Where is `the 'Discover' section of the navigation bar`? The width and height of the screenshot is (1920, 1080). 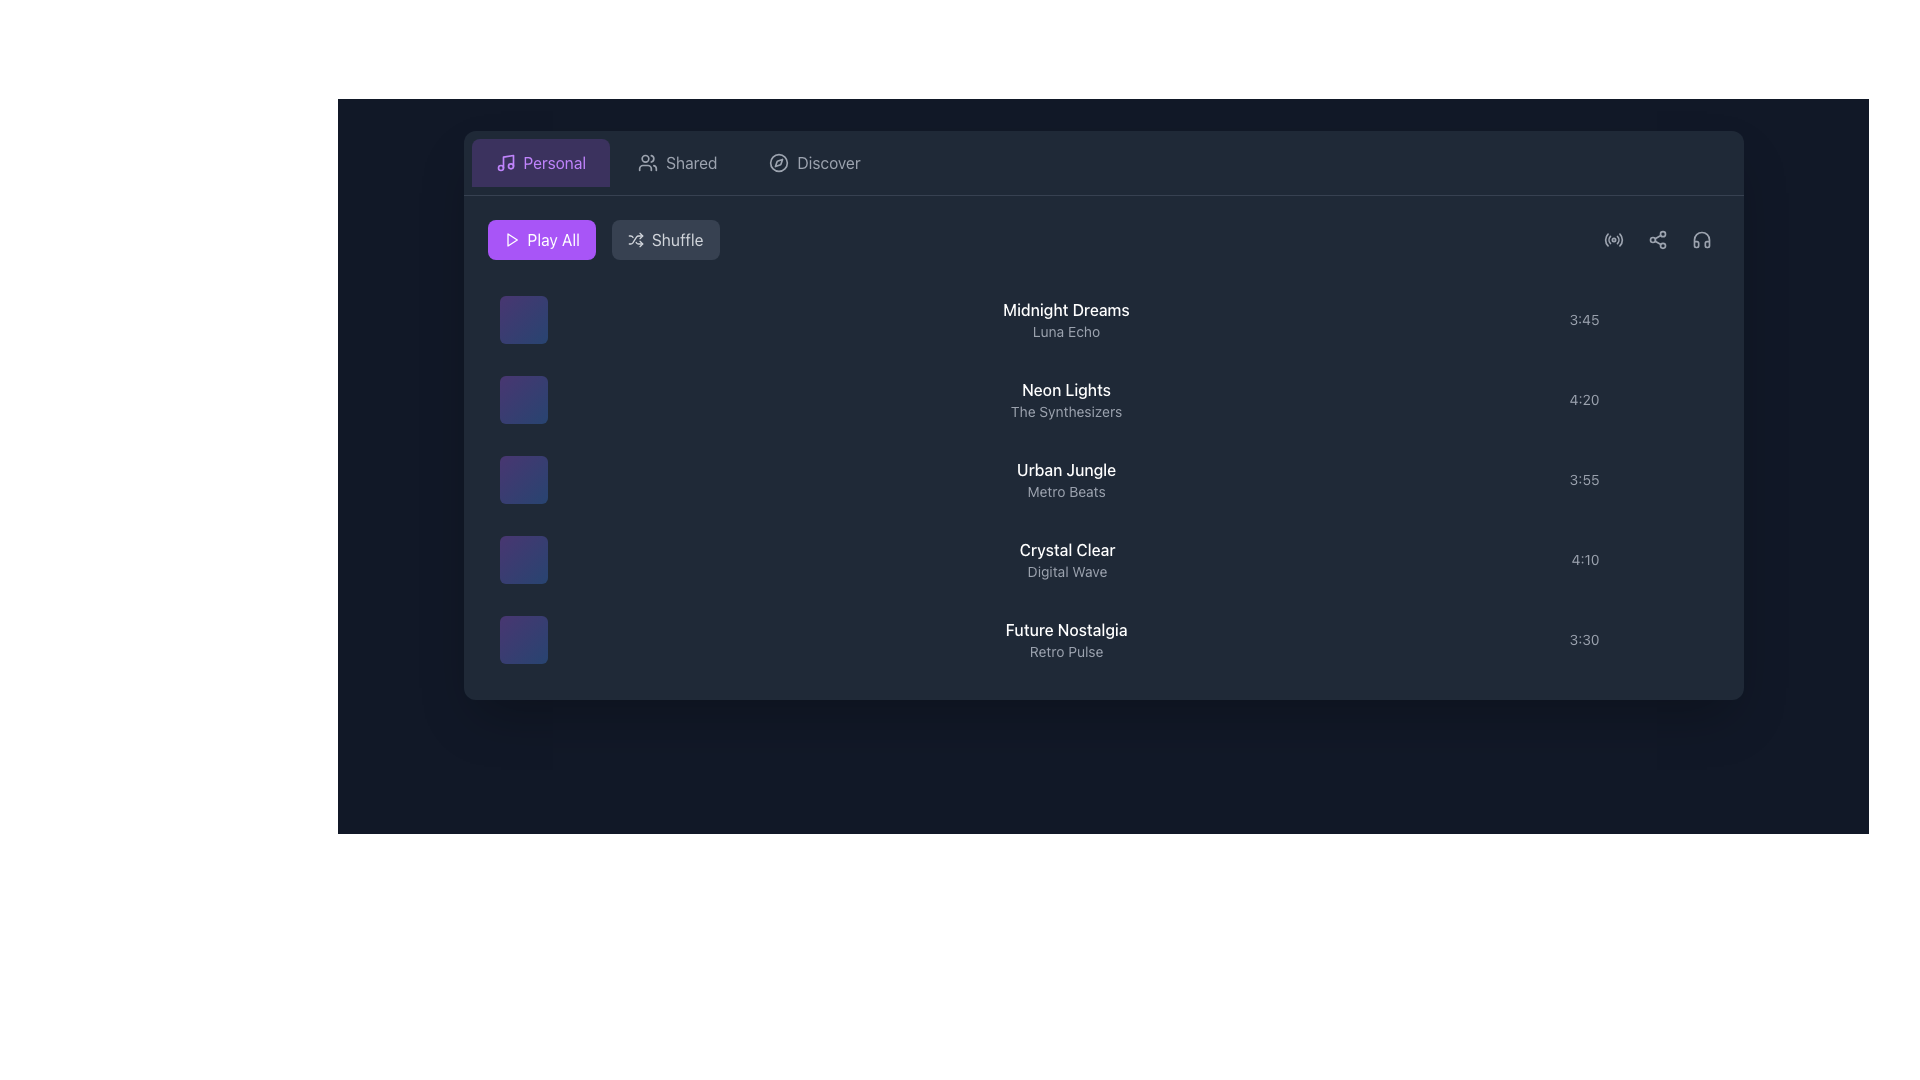 the 'Discover' section of the navigation bar is located at coordinates (1102, 161).